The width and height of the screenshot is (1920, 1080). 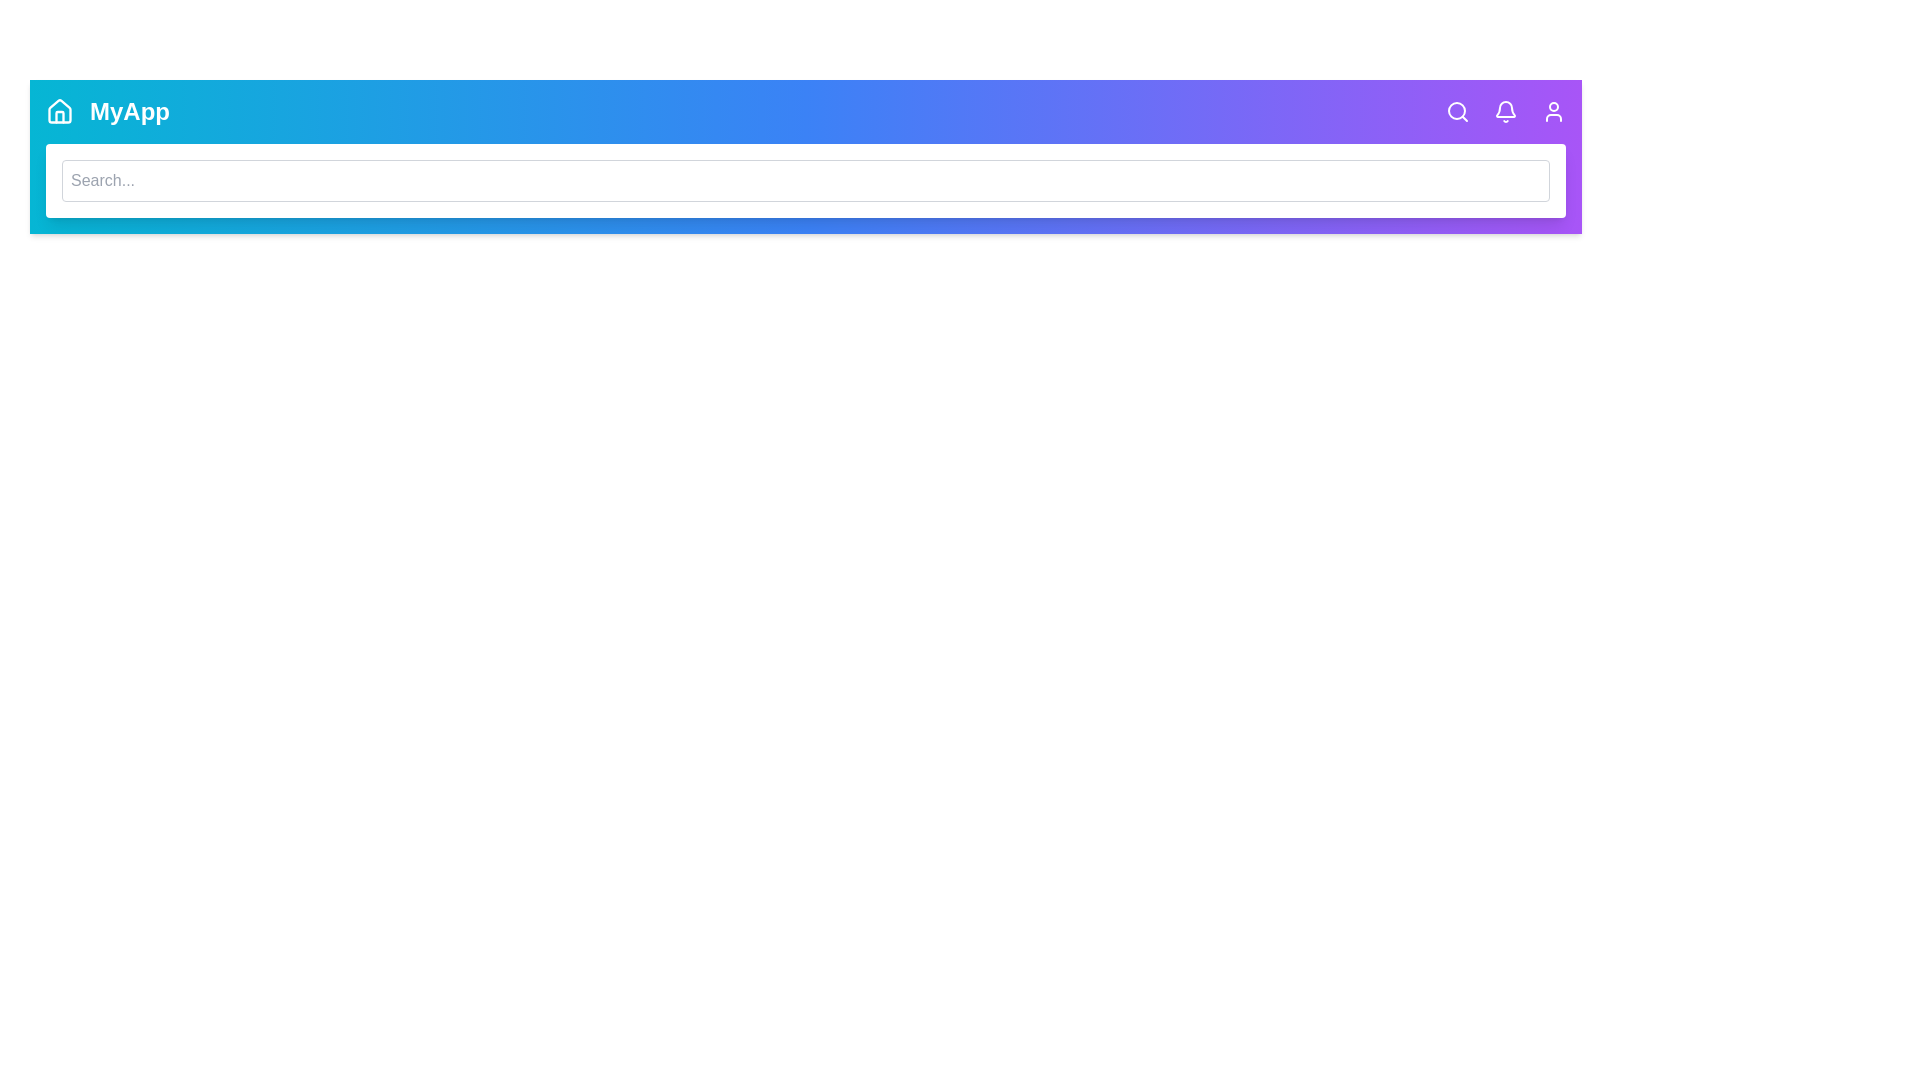 What do you see at coordinates (128, 111) in the screenshot?
I see `the 'MyApp' title to interact with the branding` at bounding box center [128, 111].